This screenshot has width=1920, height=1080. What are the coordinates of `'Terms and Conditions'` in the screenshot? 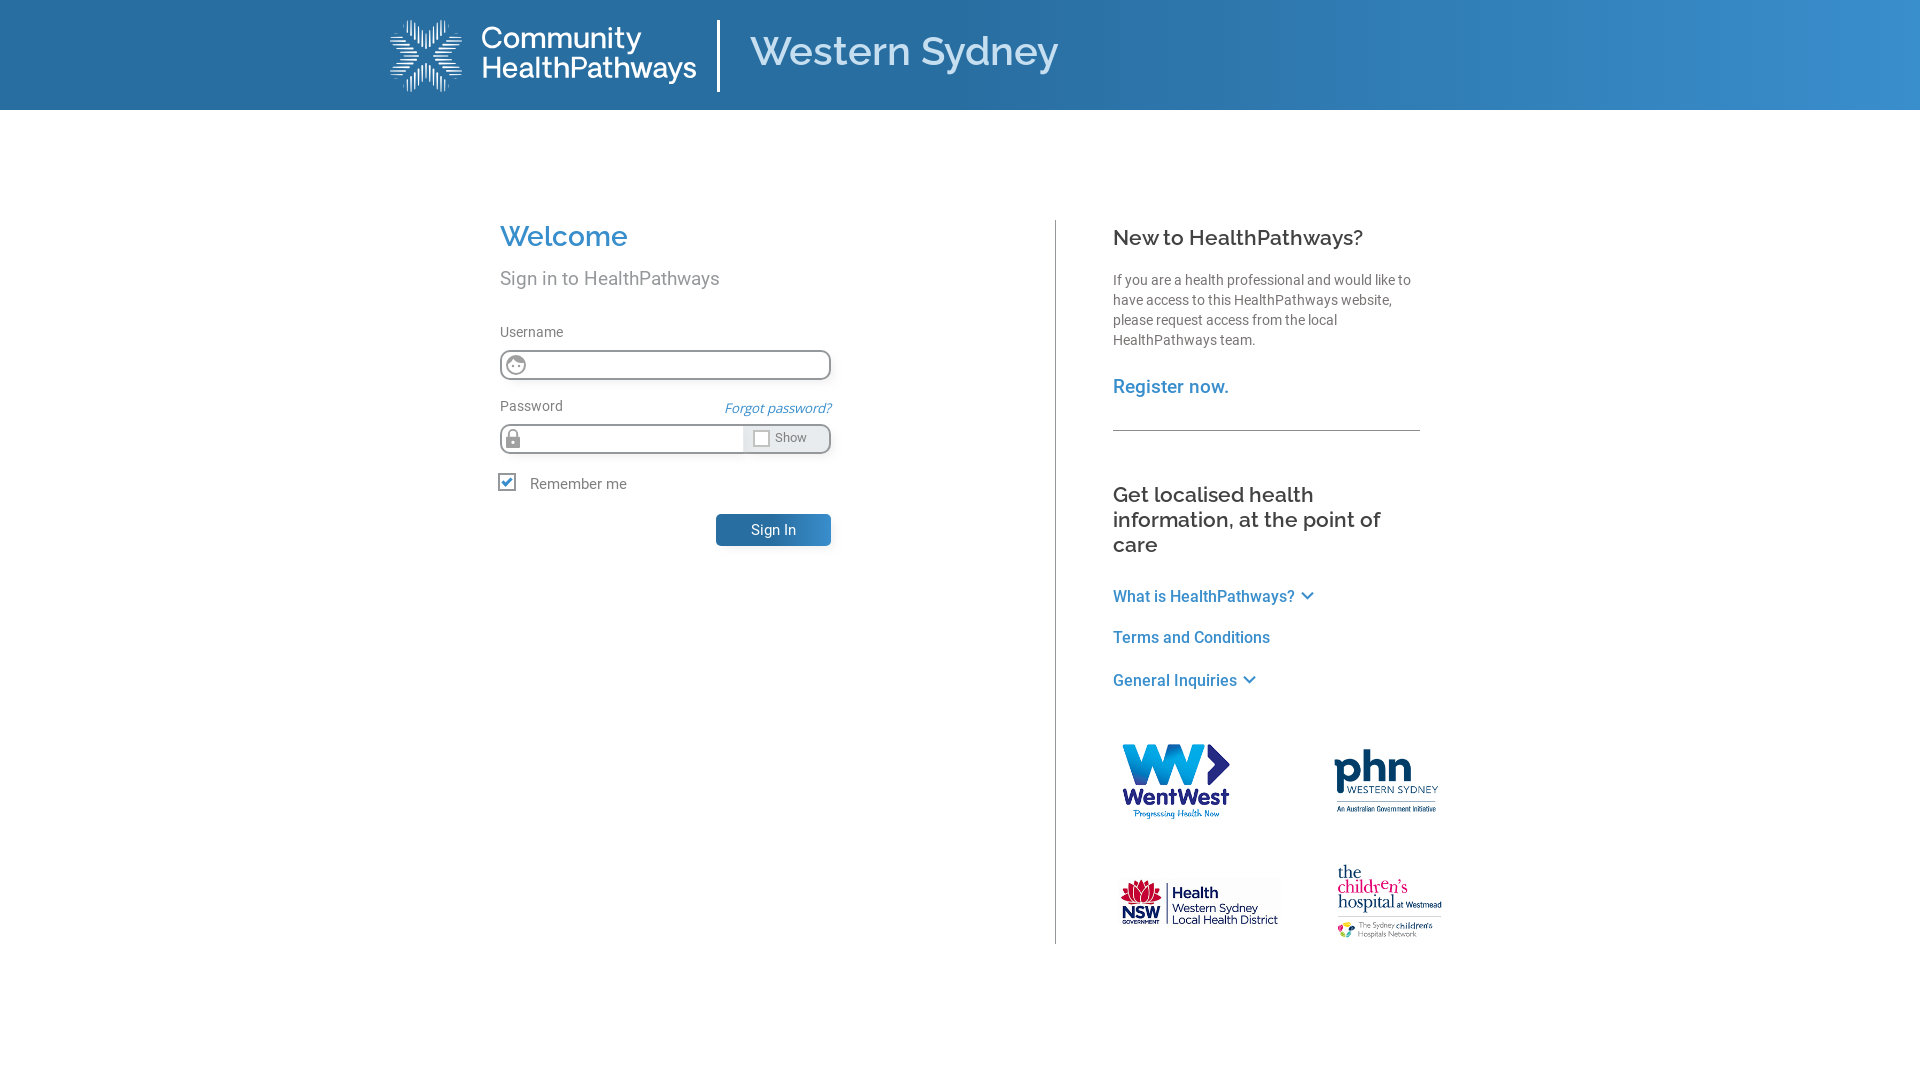 It's located at (1112, 637).